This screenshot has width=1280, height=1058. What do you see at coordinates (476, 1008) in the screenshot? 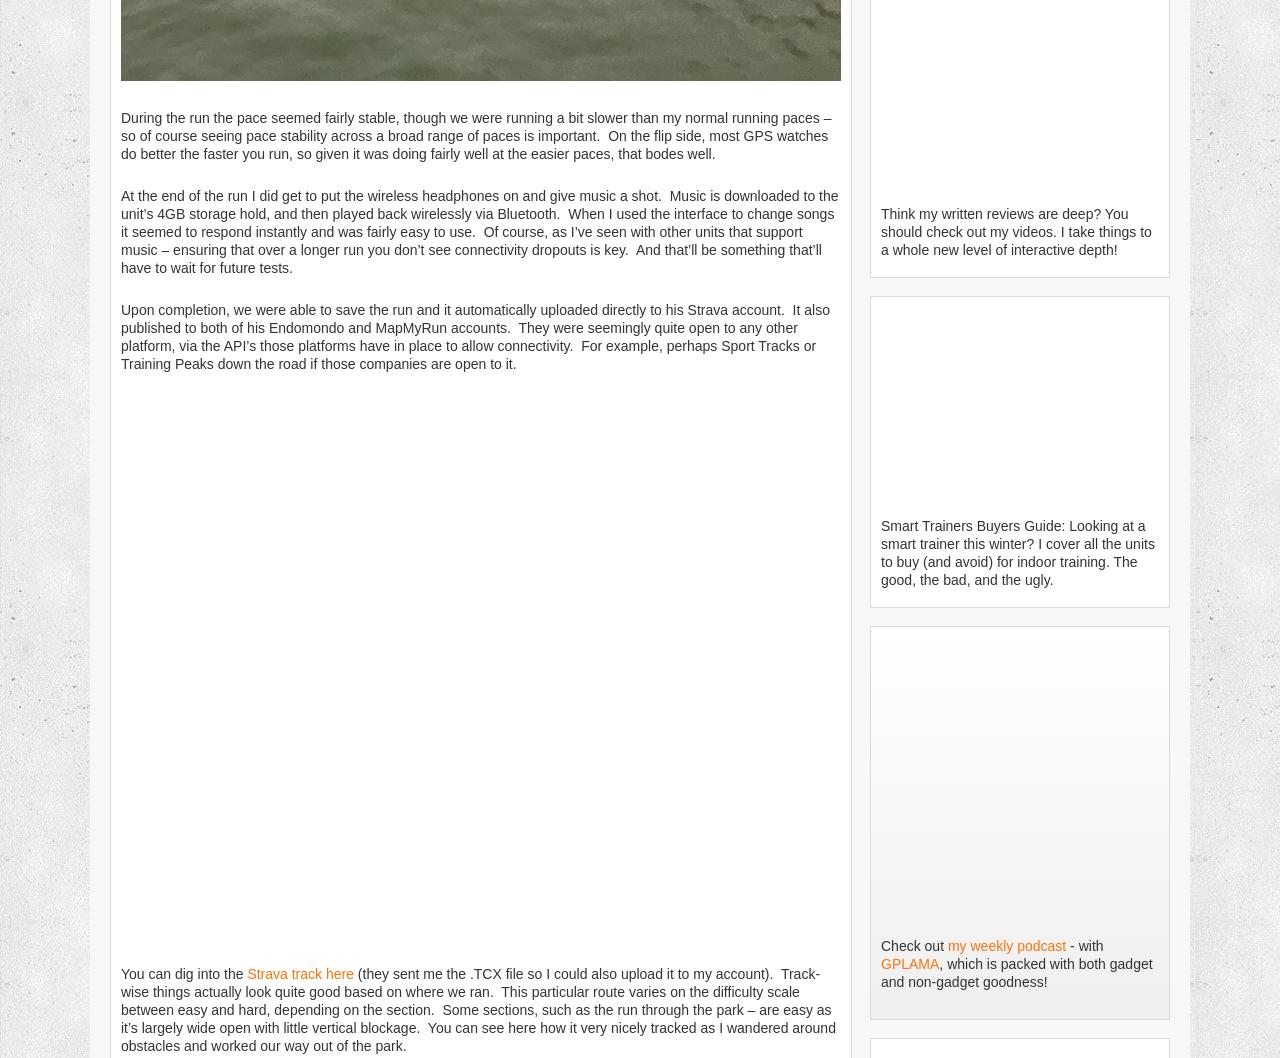
I see `'(they sent me the .TCX file so I could also upload it to my account).  Track-wise things actually look quite good based on where we ran.  This particular route varies on the difficulty scale between easy and hard, depending on the section.  Some sections, such as the run through the park – are easy as it’s largely wide open with little vertical blockage.  You can see here how it very nicely tracked as I wandered around obstacles and worked our way out of the park.'` at bounding box center [476, 1008].